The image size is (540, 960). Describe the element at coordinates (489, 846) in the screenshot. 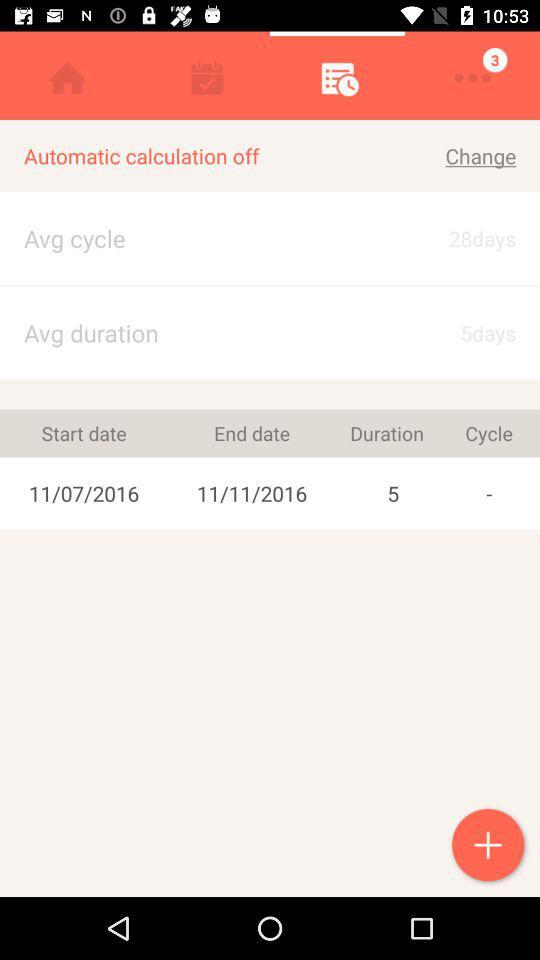

I see `new calculation box` at that location.